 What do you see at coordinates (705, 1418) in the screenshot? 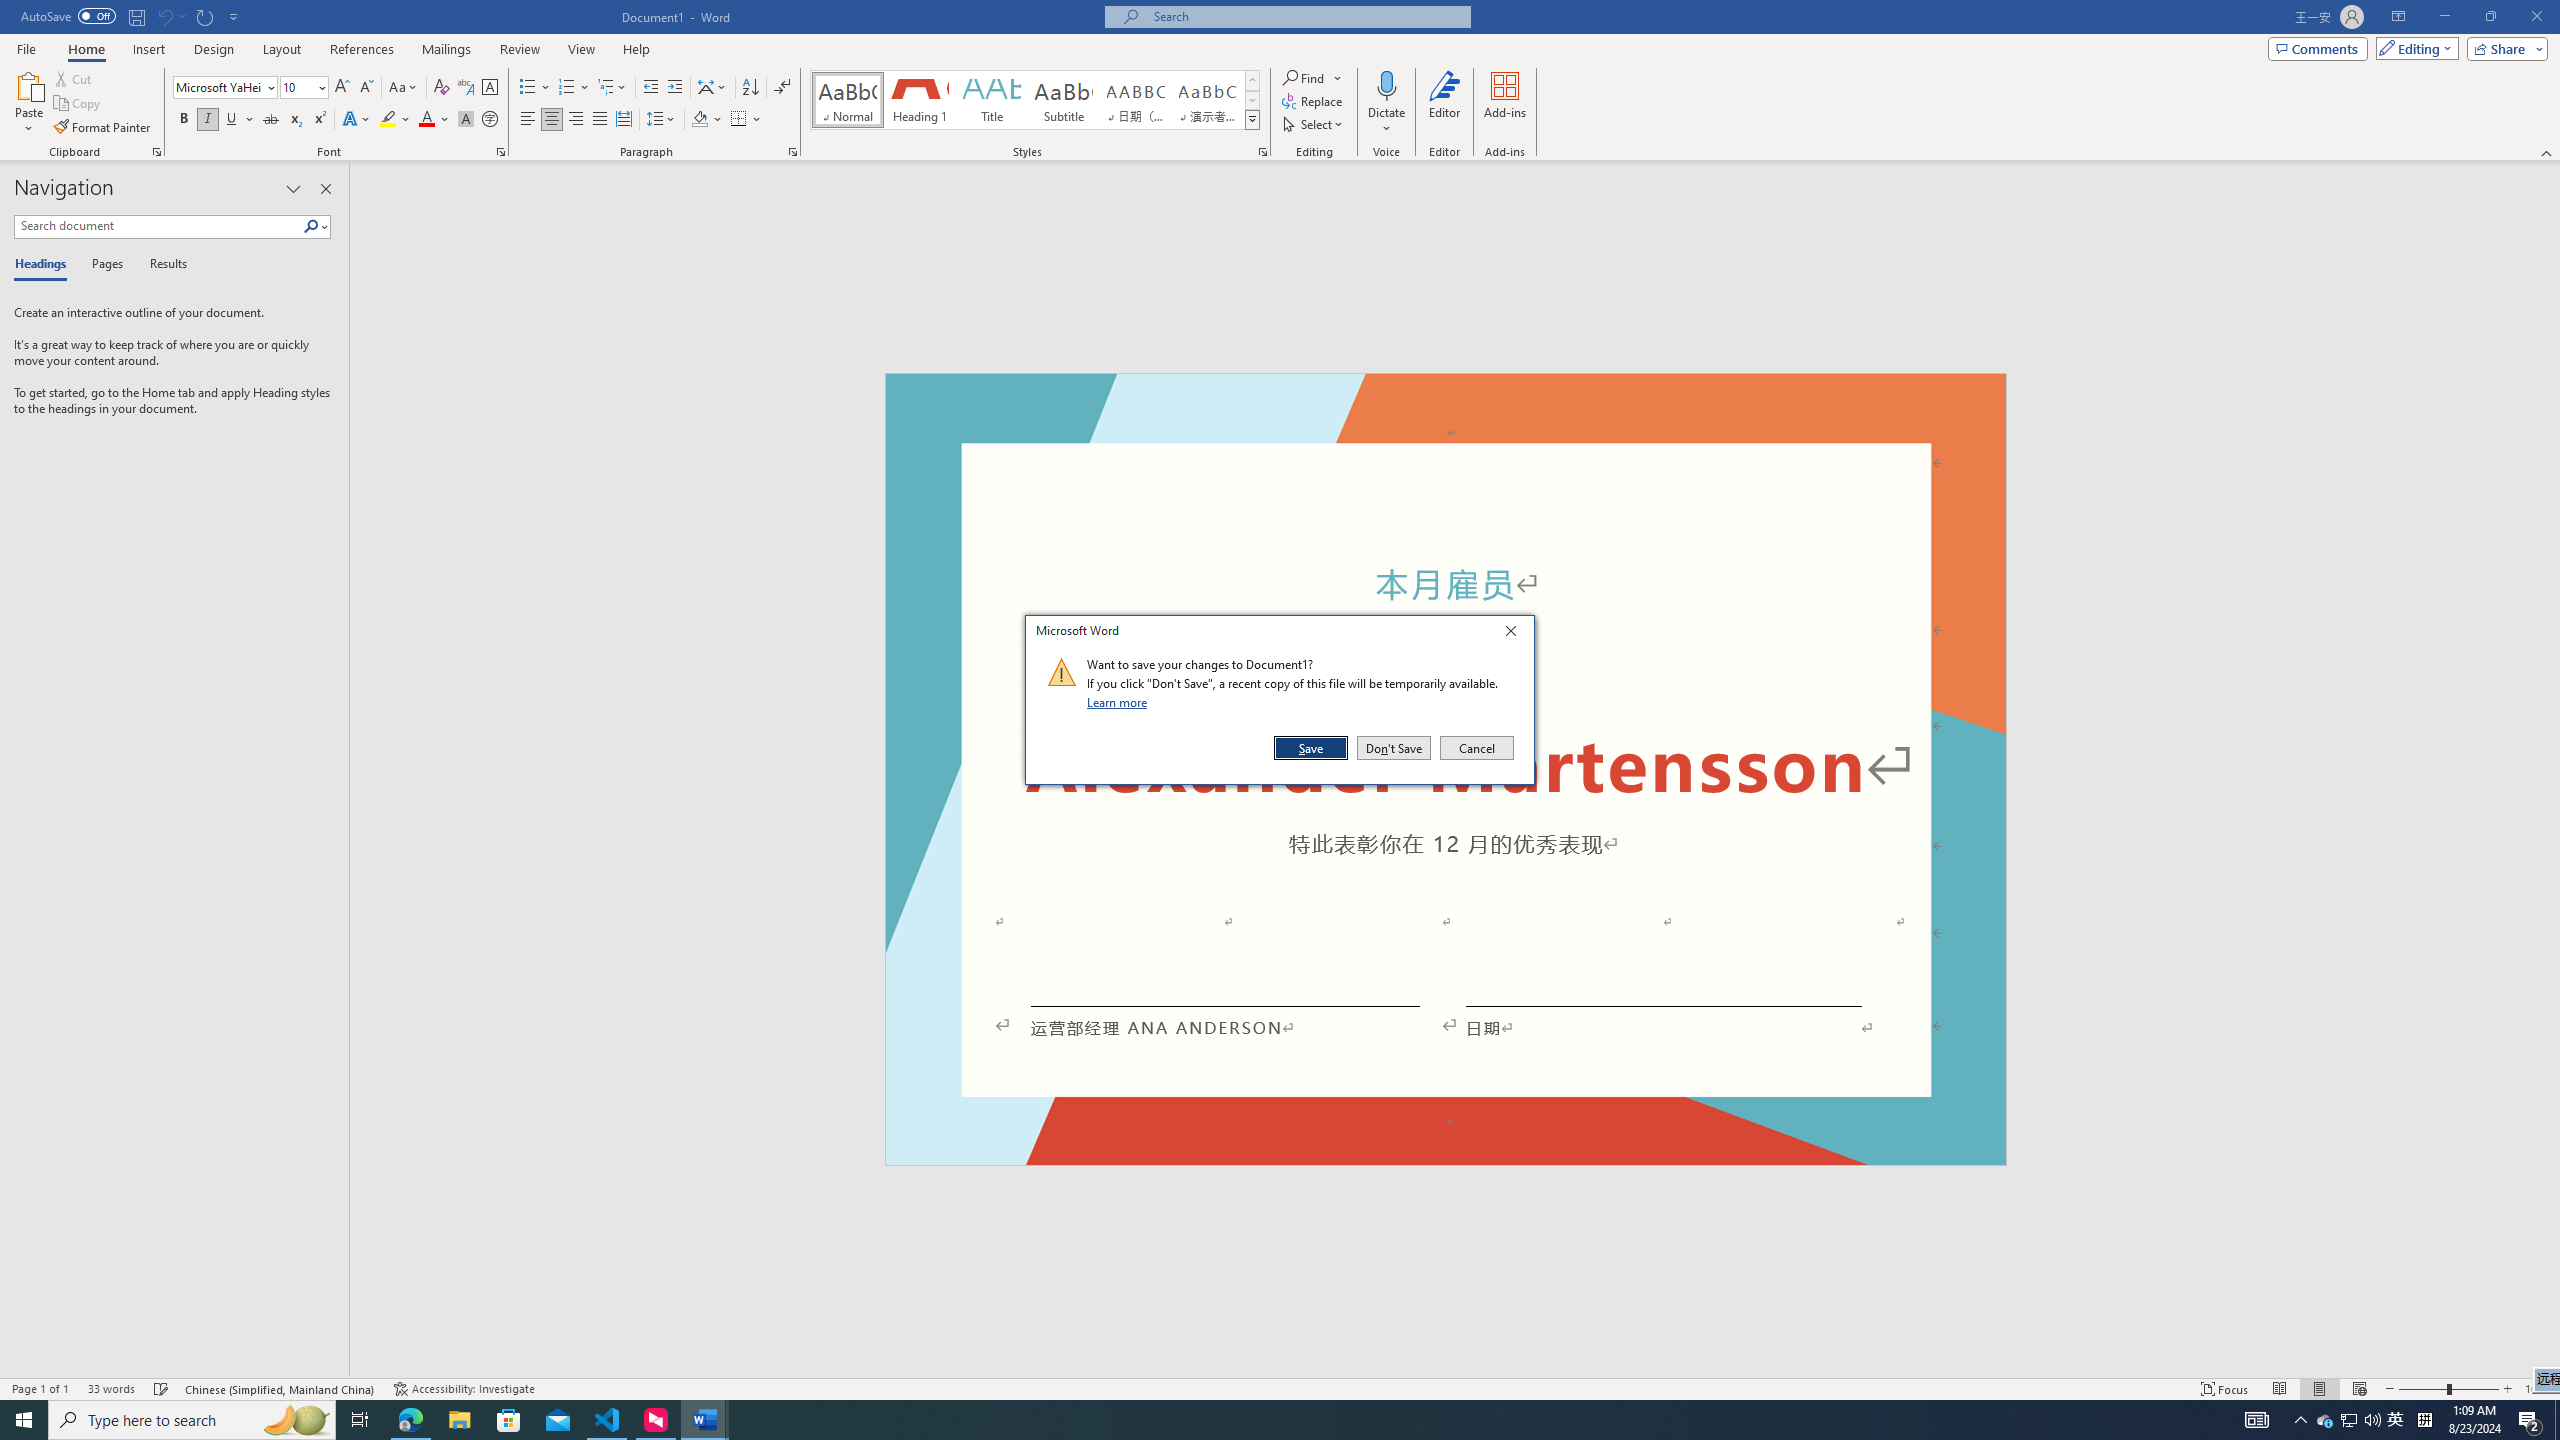
I see `'Word - 2 running windows'` at bounding box center [705, 1418].